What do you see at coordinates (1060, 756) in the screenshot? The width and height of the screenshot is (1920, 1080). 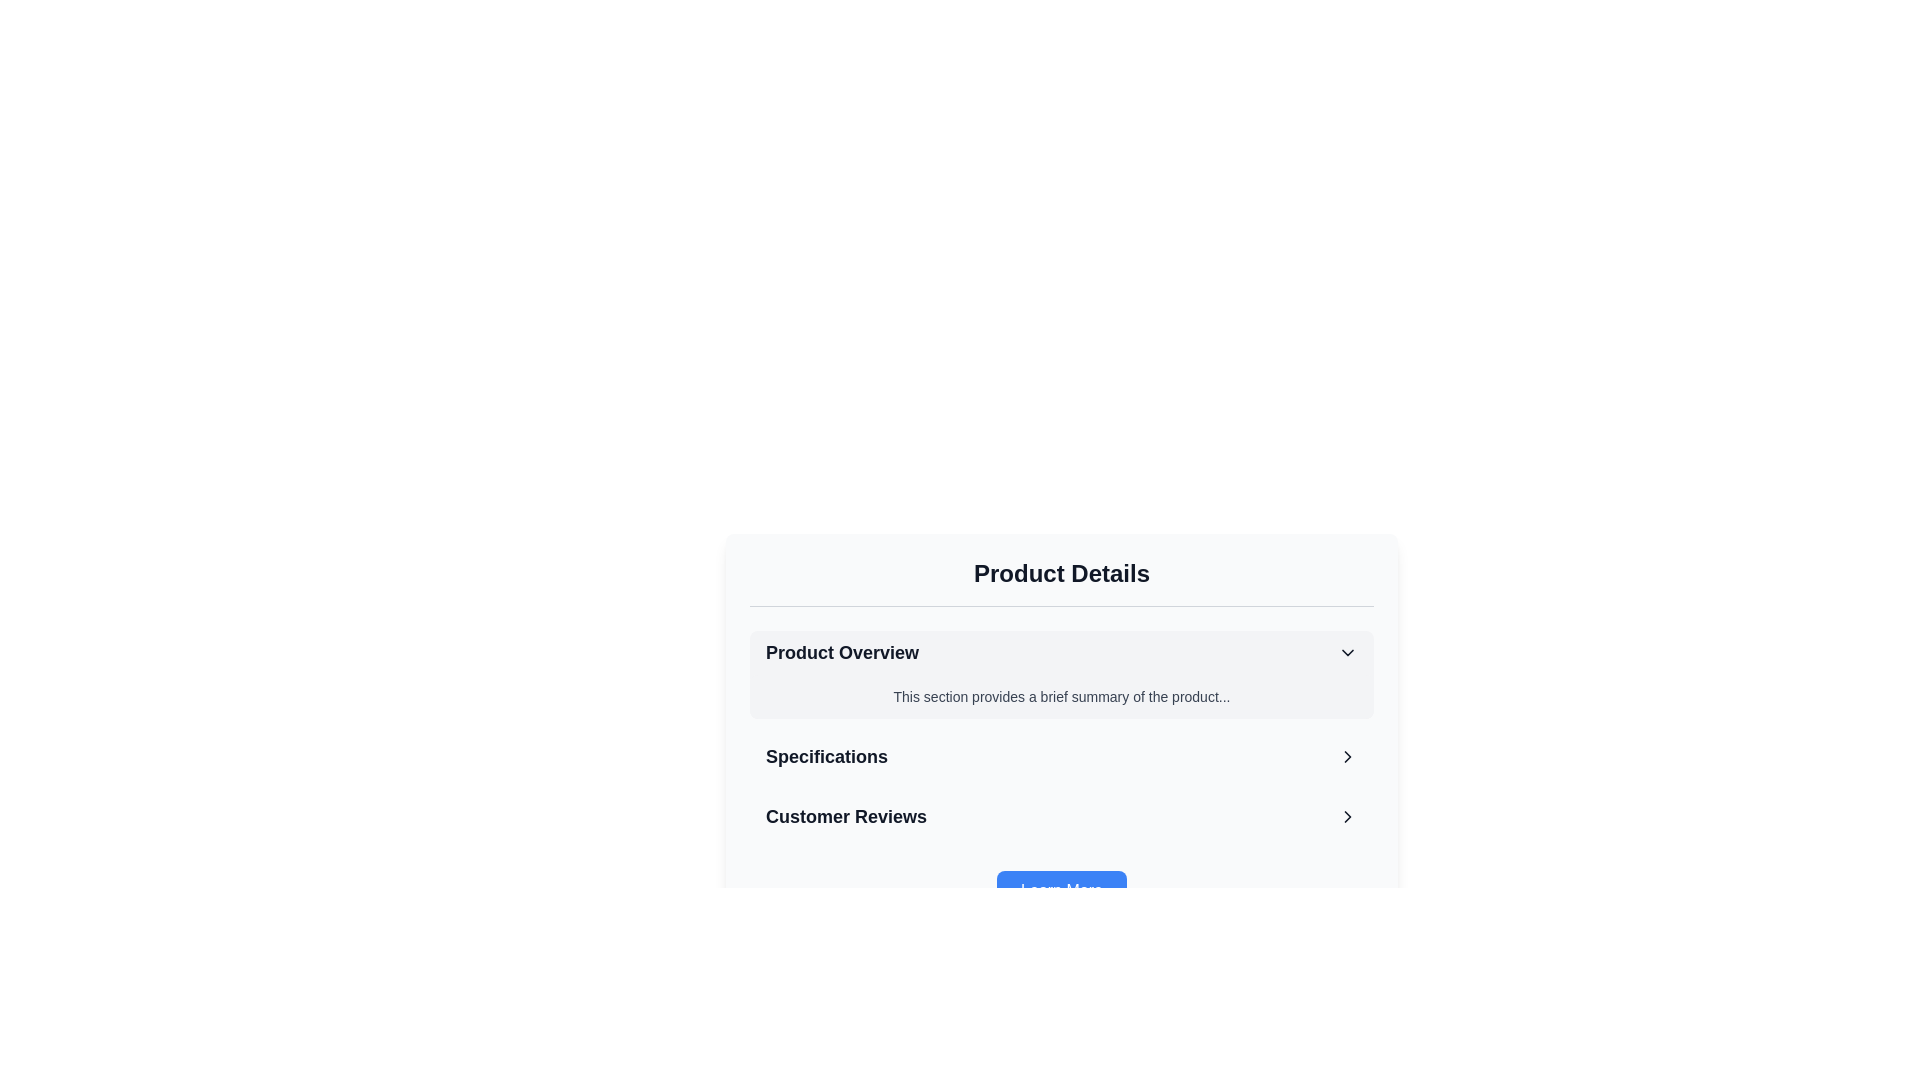 I see `the 'Specifications' option in the 'Product Details' section` at bounding box center [1060, 756].